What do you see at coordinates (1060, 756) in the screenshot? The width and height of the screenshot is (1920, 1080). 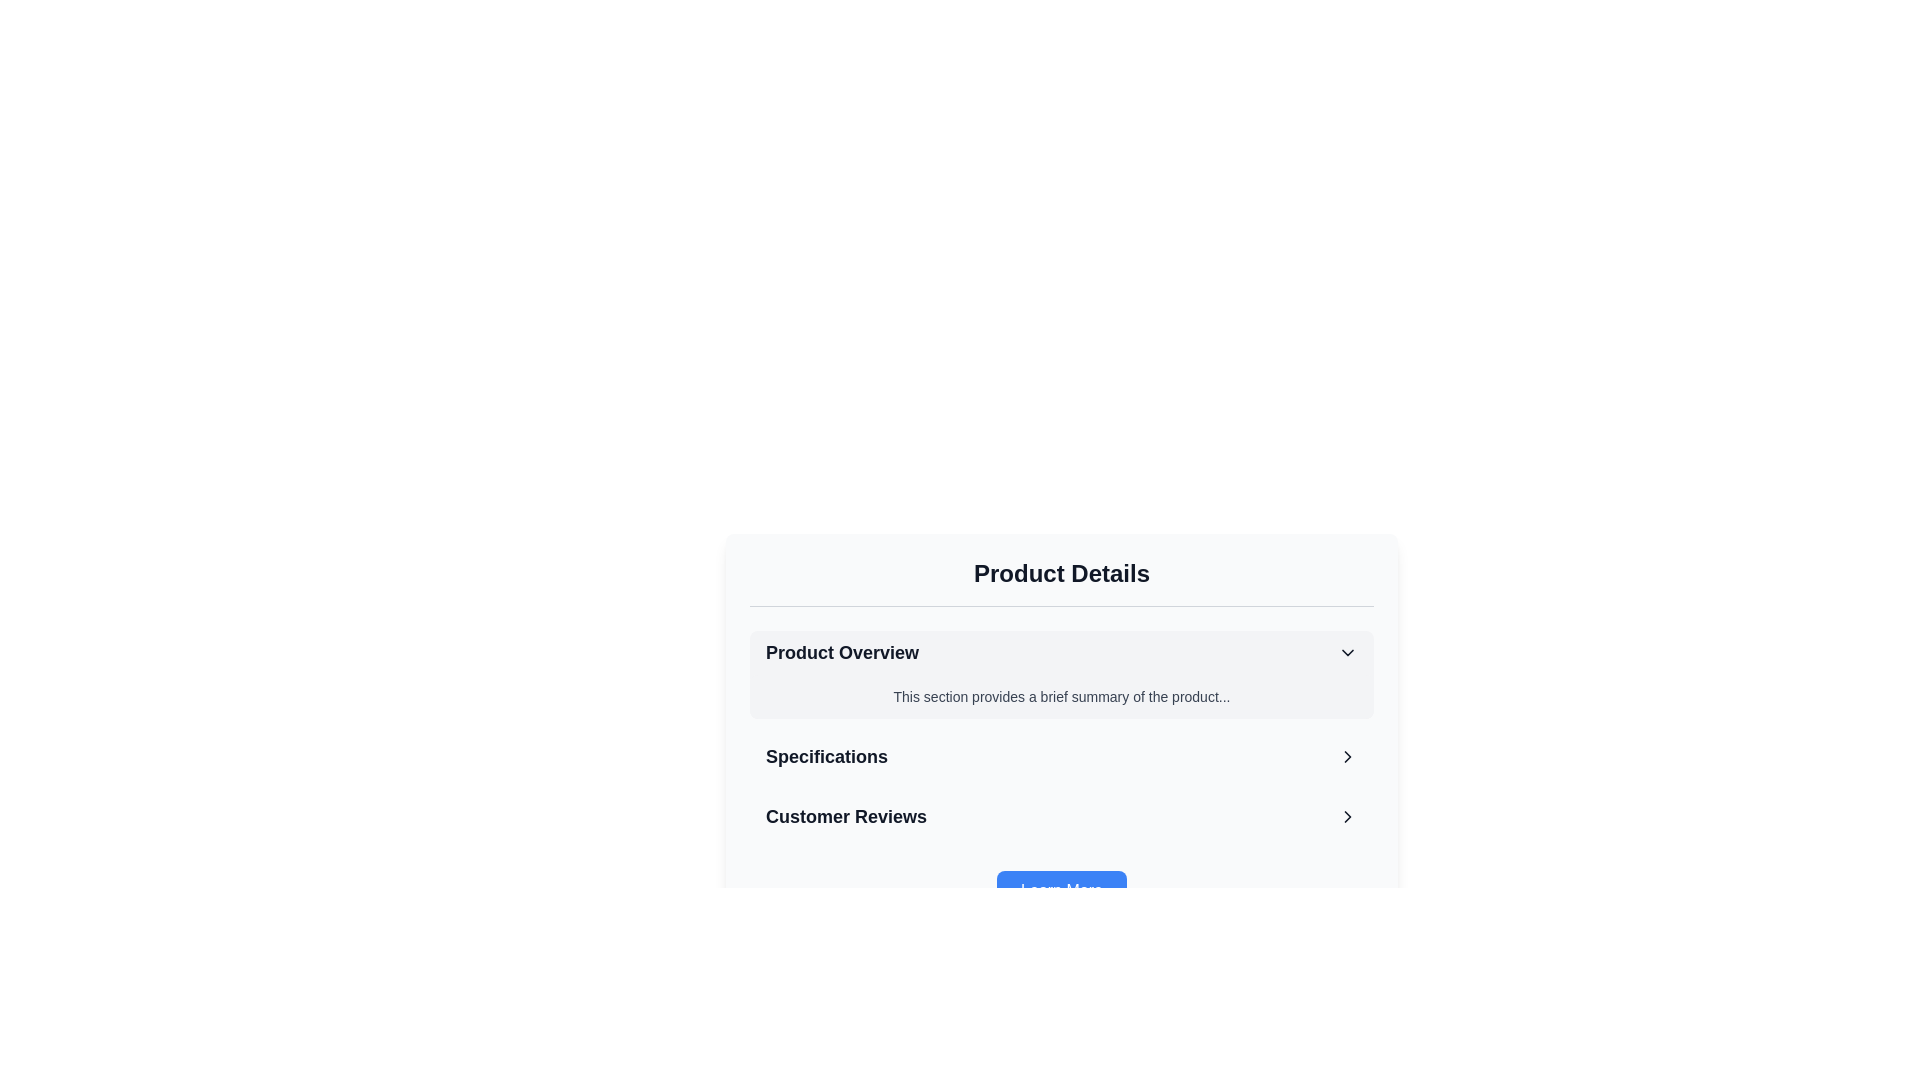 I see `the 'Specifications' option in the 'Product Details' section` at bounding box center [1060, 756].